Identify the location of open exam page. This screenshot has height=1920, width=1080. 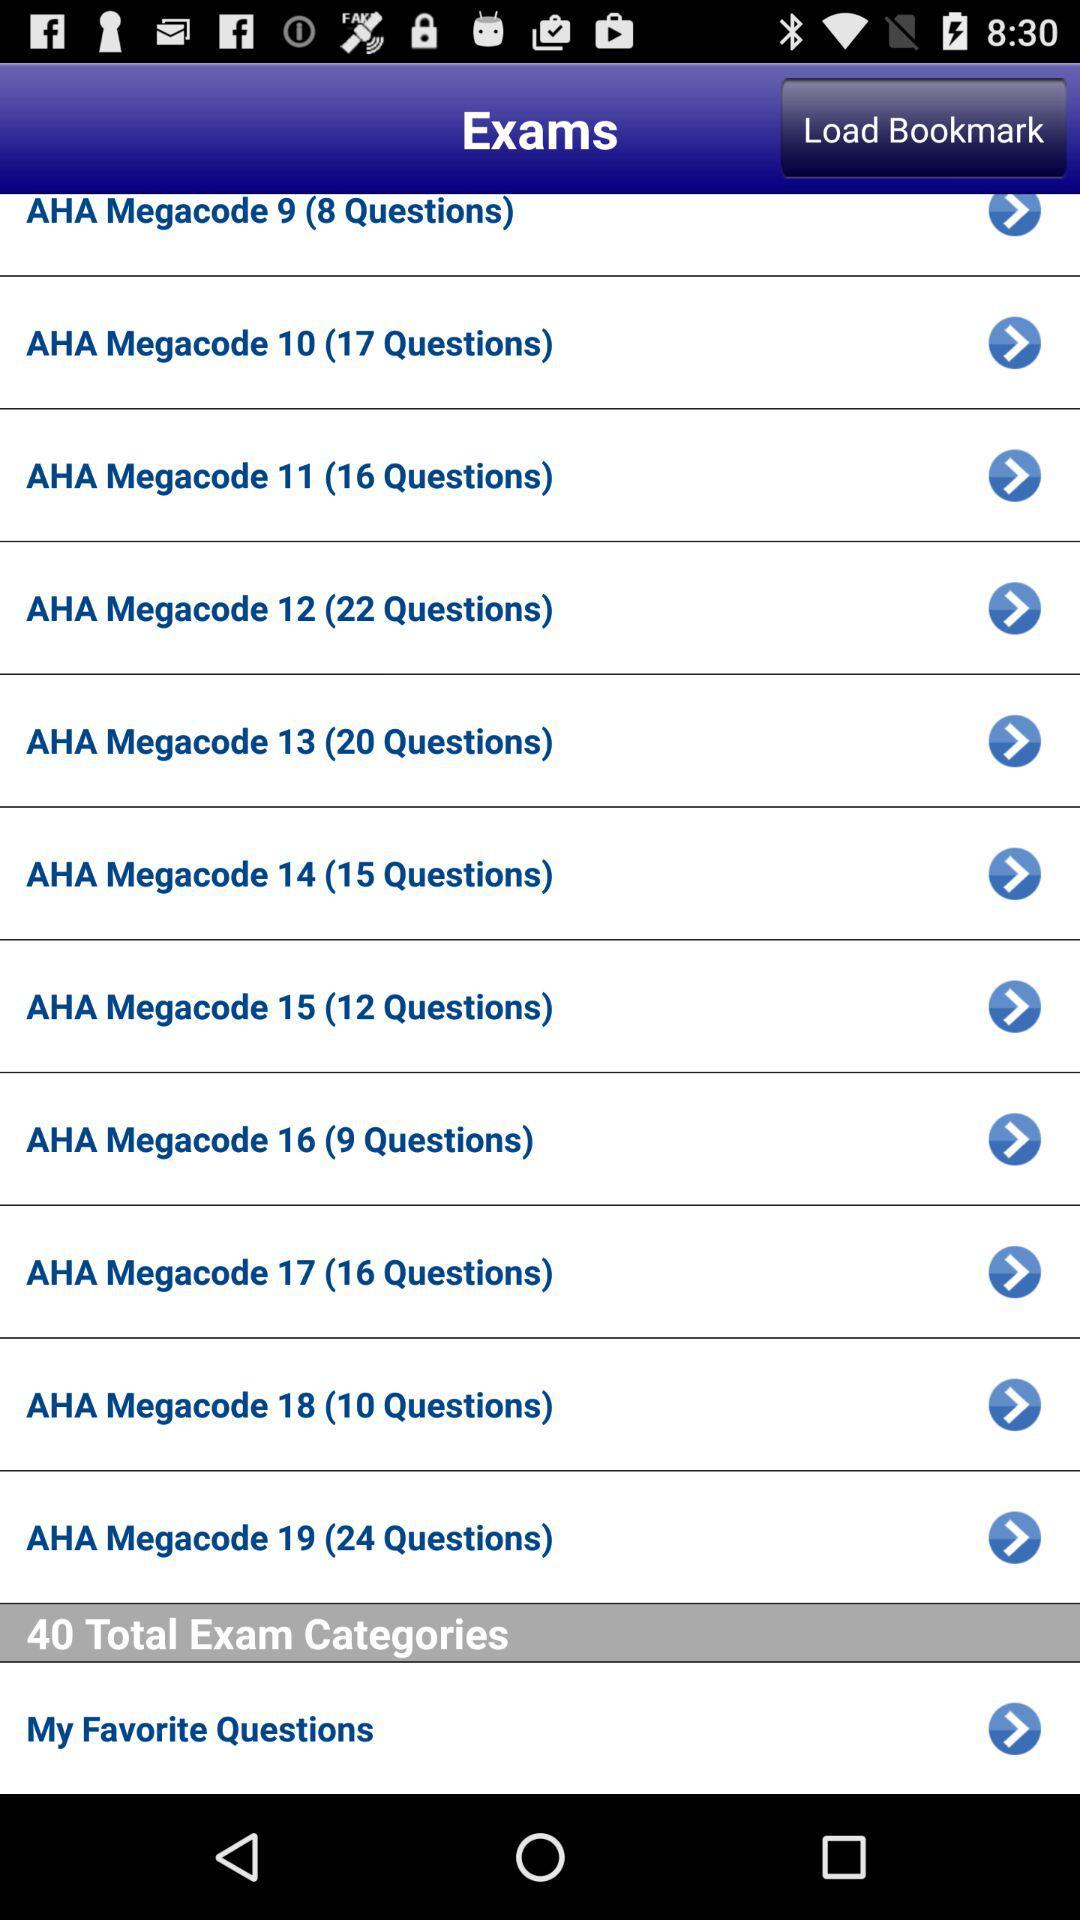
(1014, 342).